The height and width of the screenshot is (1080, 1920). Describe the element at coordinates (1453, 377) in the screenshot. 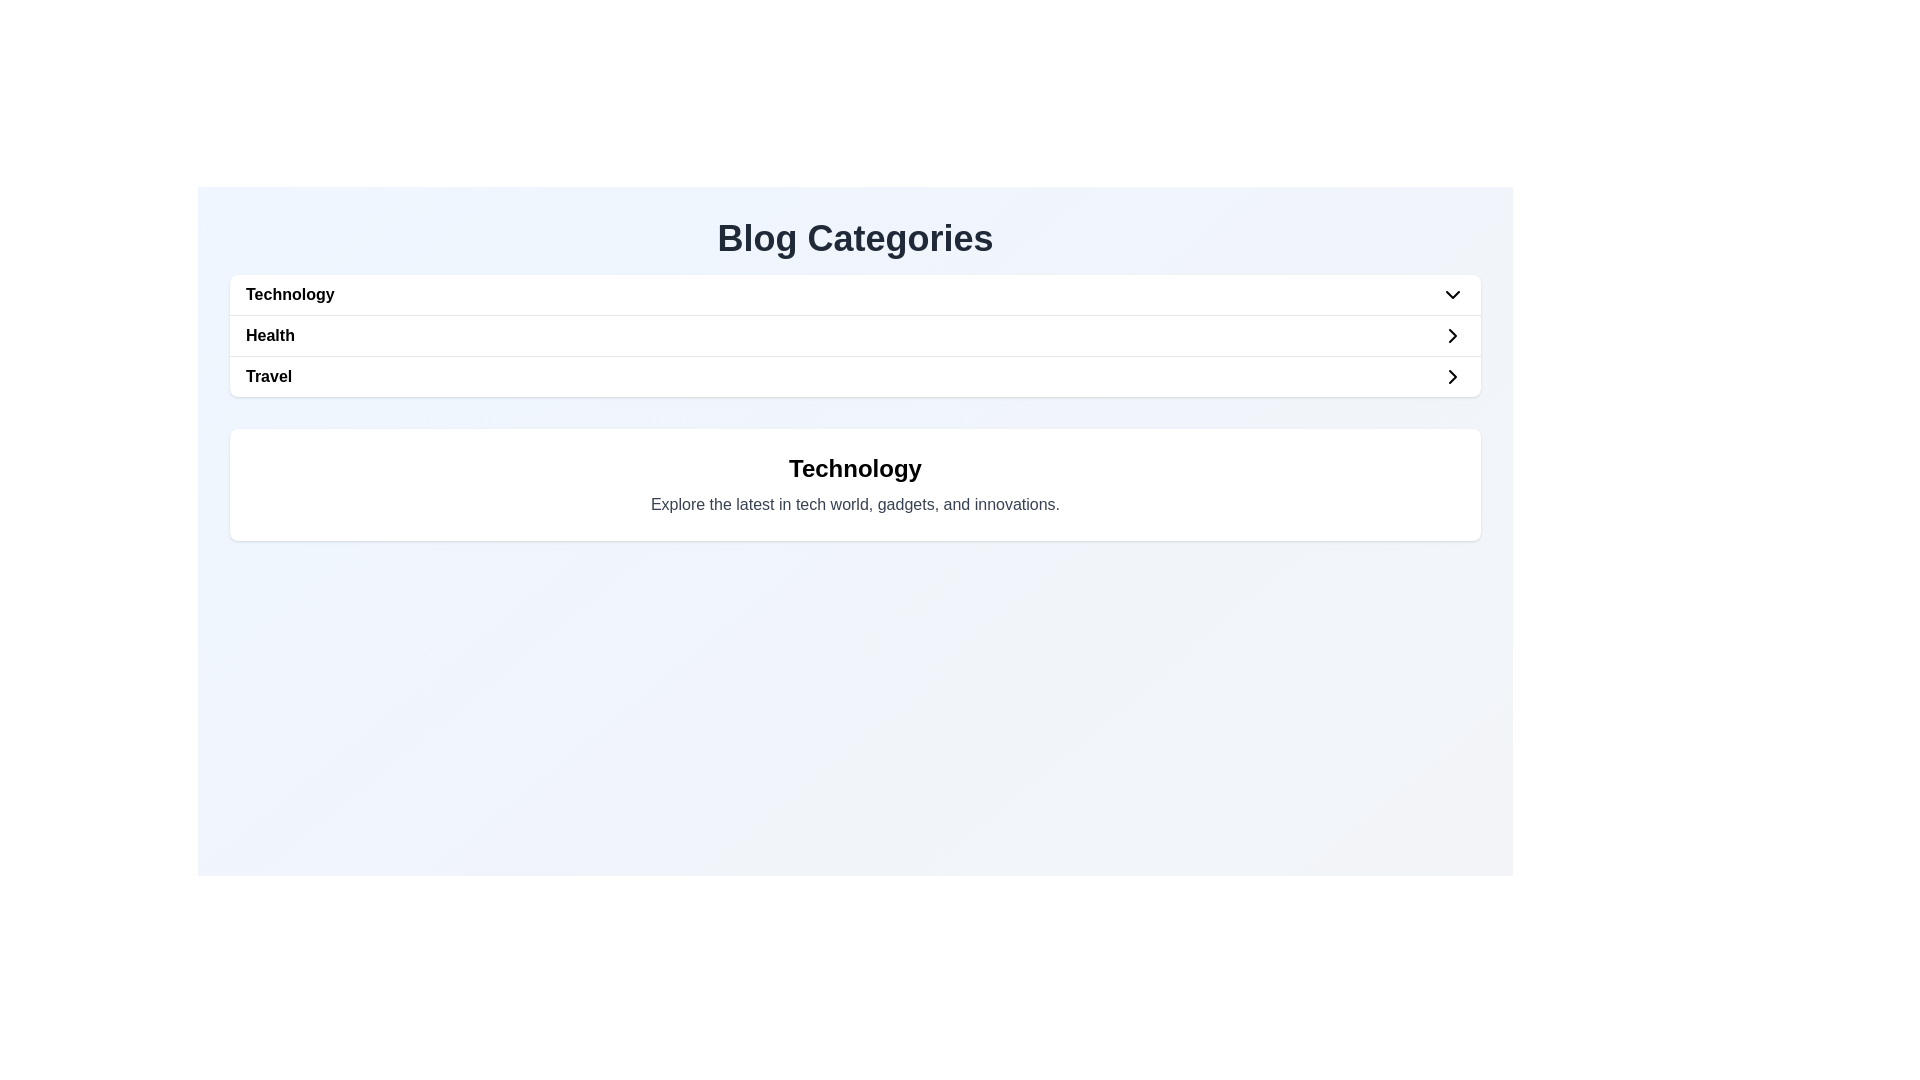

I see `the right-pointing chevron arrow icon located in the 'Travel' row of blog categories` at that location.